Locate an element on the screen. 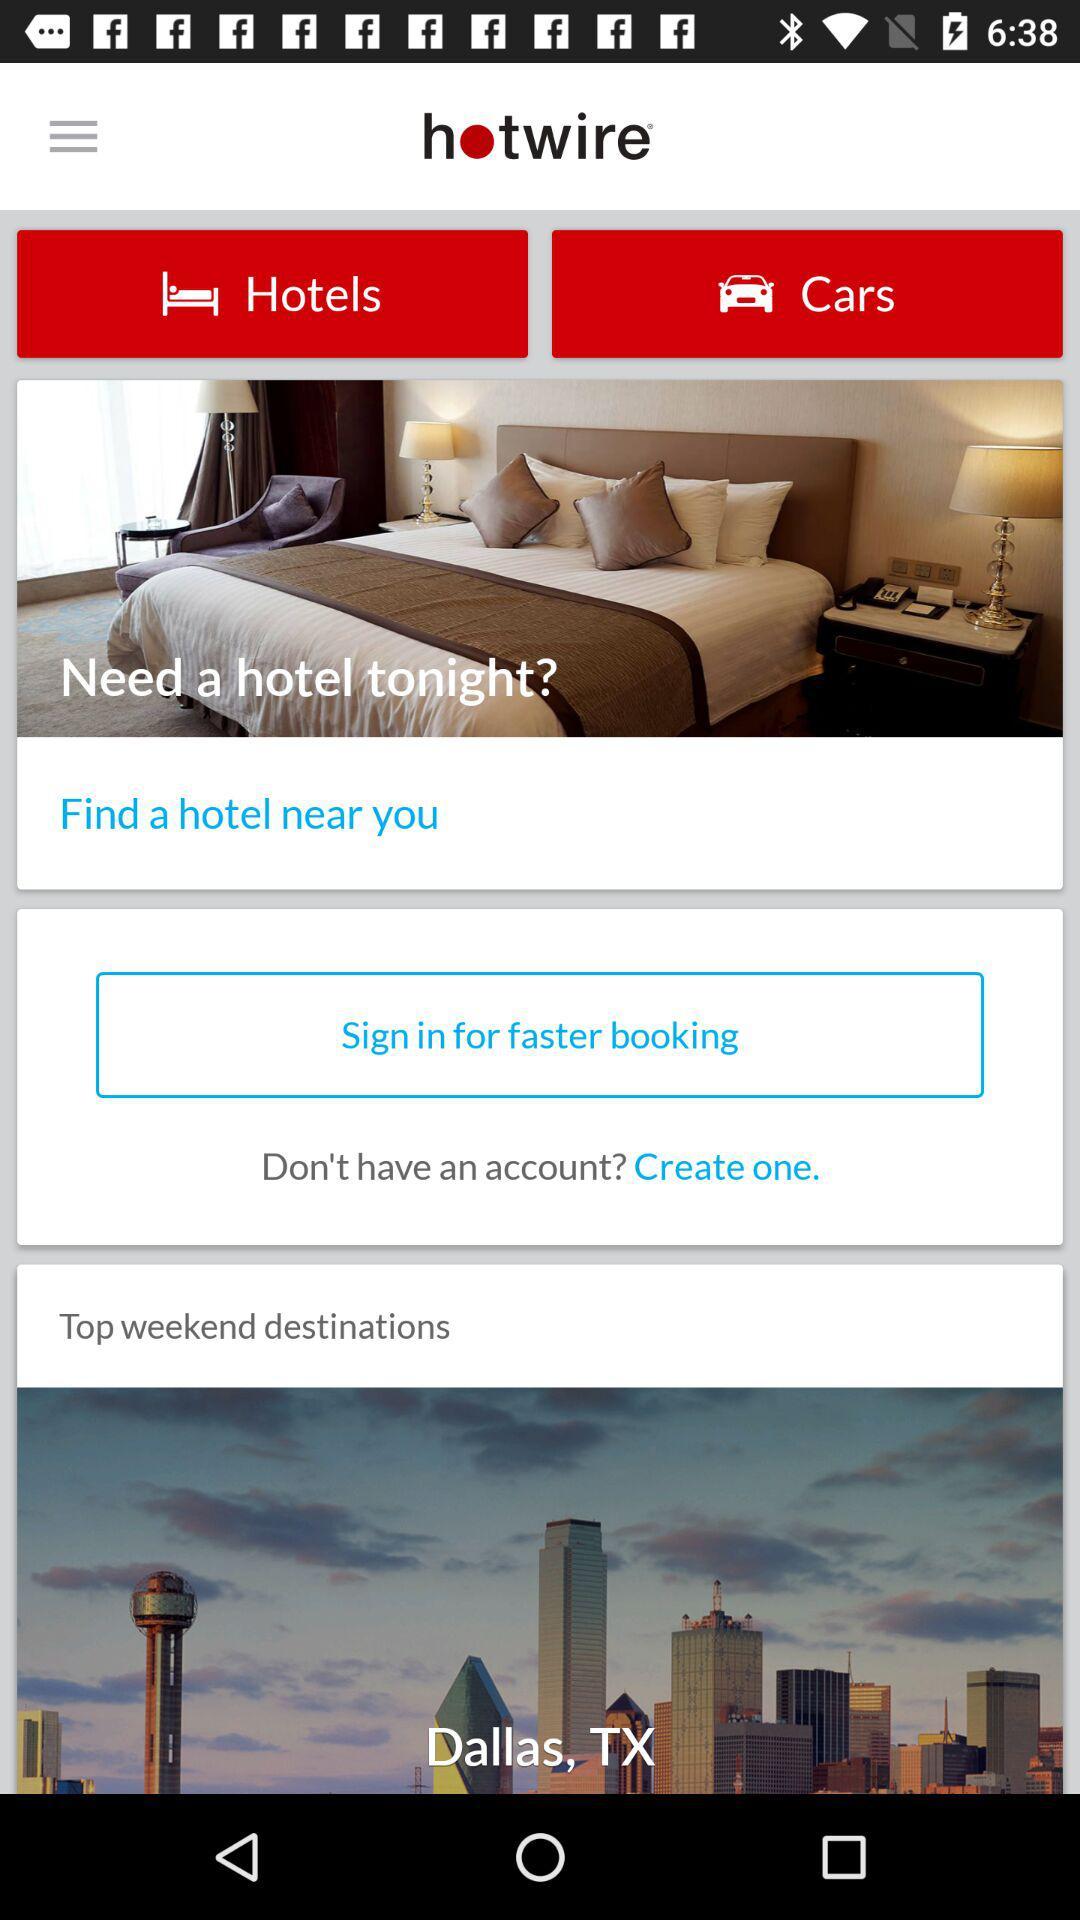 Image resolution: width=1080 pixels, height=1920 pixels. the sign in for icon is located at coordinates (540, 1035).